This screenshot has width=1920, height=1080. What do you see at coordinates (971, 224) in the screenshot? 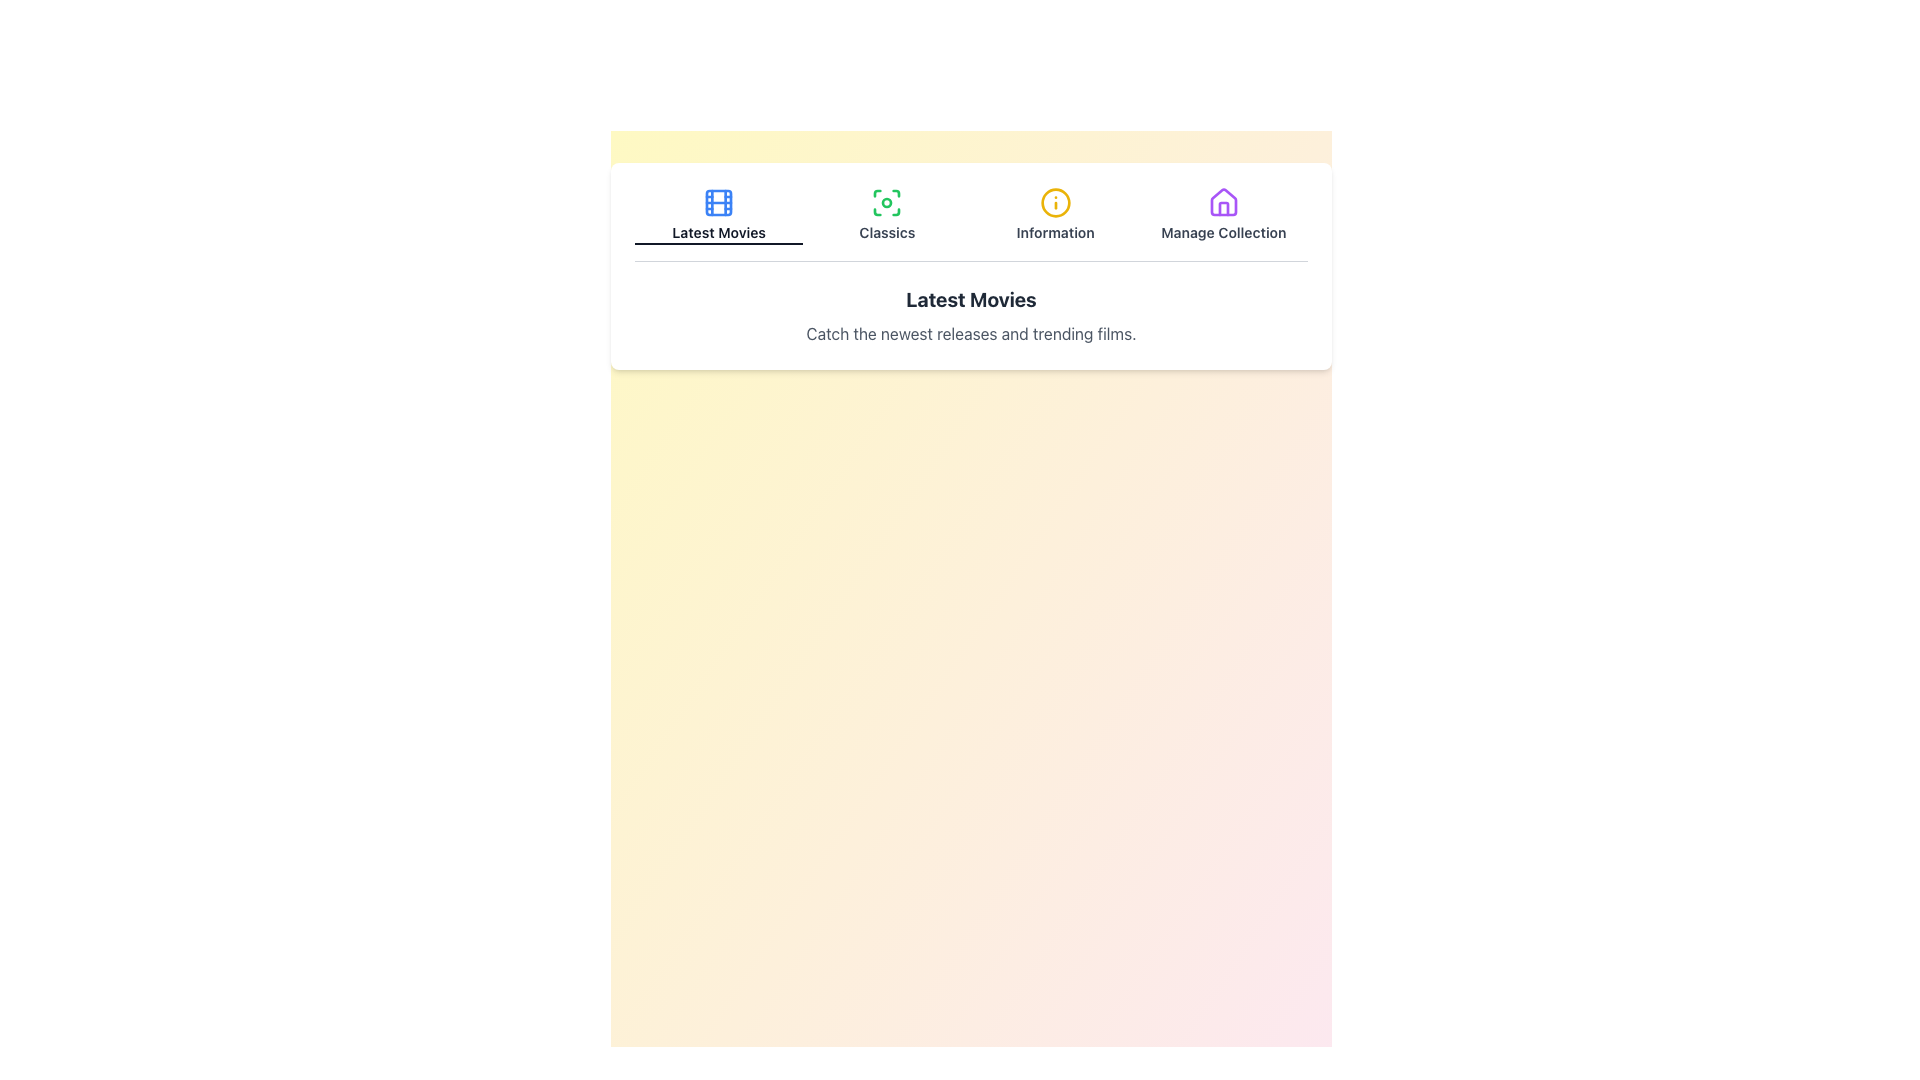
I see `the Navigation menu for accessibility navigation, specifically targeting one of its menu items` at bounding box center [971, 224].